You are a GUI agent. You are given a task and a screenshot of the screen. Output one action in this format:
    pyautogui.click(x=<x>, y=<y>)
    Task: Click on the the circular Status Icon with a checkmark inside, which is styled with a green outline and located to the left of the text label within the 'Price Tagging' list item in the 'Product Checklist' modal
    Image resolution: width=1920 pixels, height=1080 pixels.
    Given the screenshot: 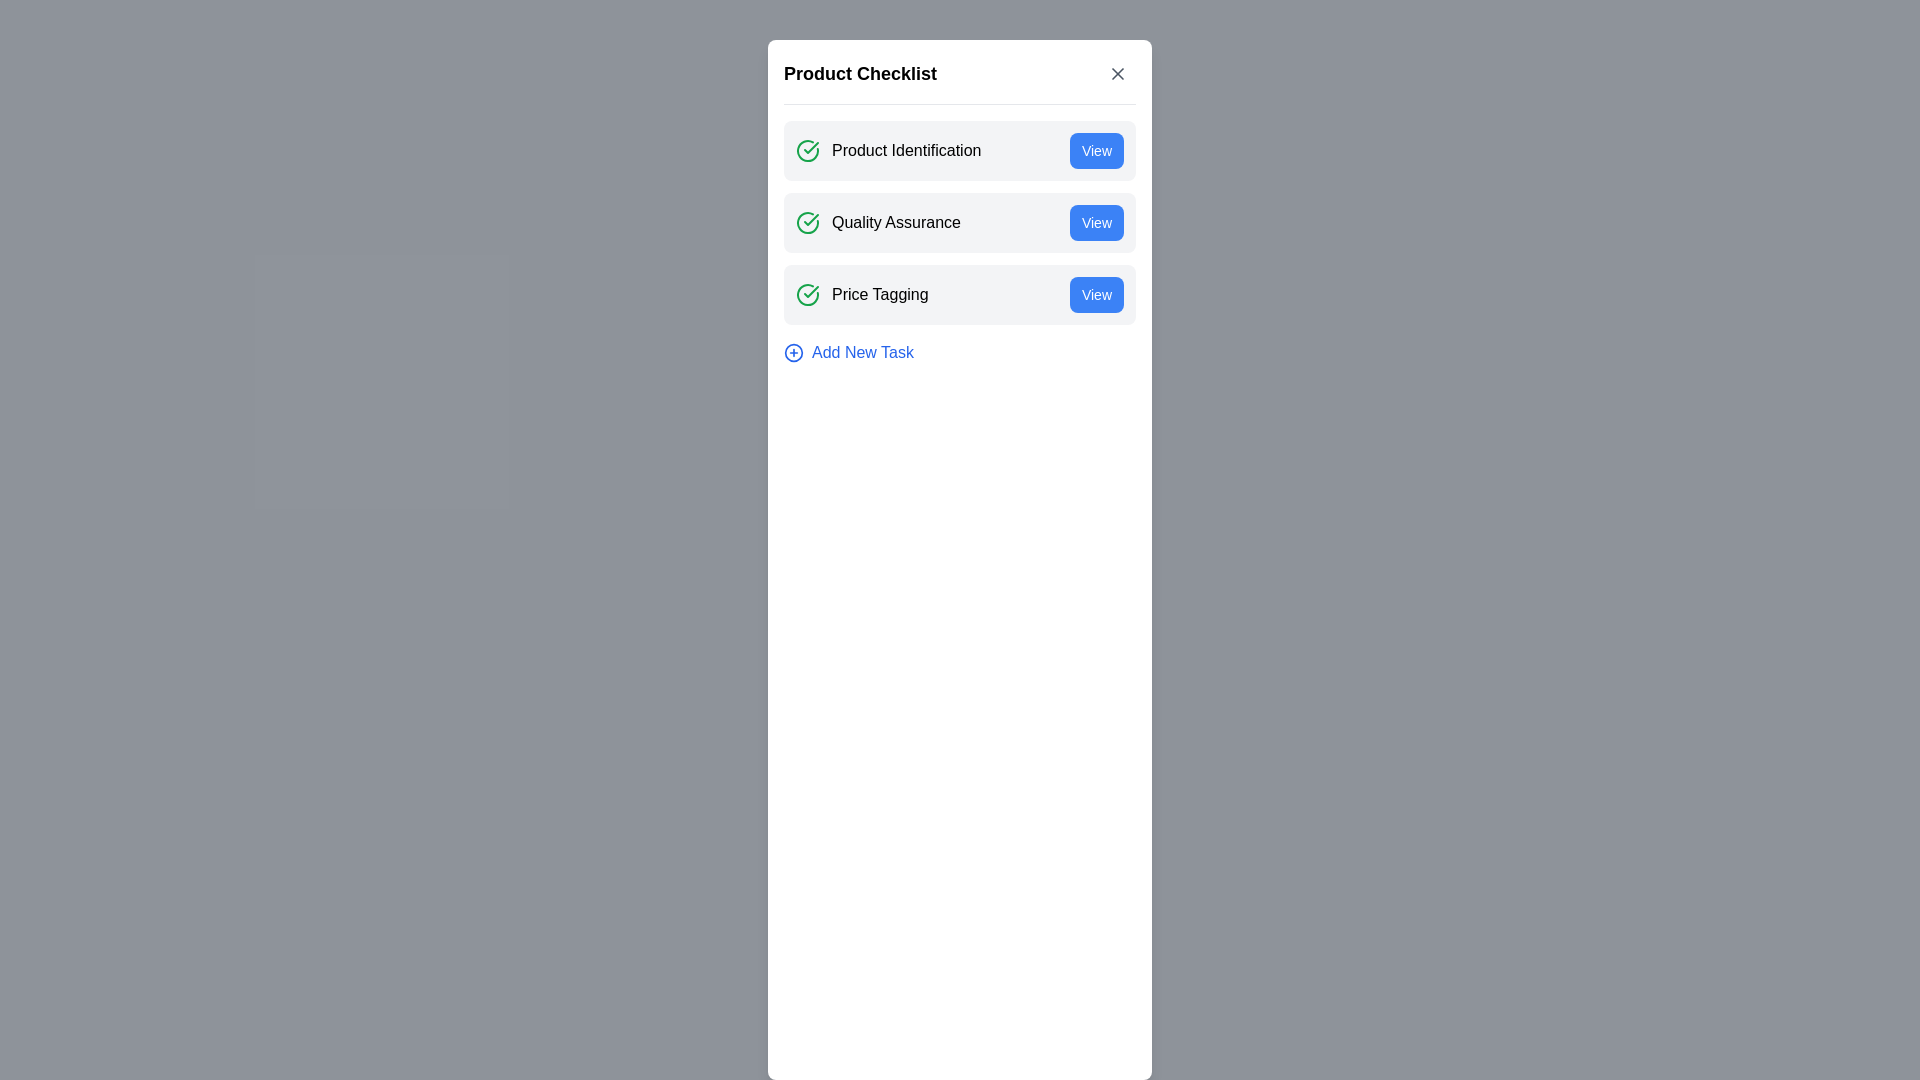 What is the action you would take?
    pyautogui.click(x=807, y=294)
    